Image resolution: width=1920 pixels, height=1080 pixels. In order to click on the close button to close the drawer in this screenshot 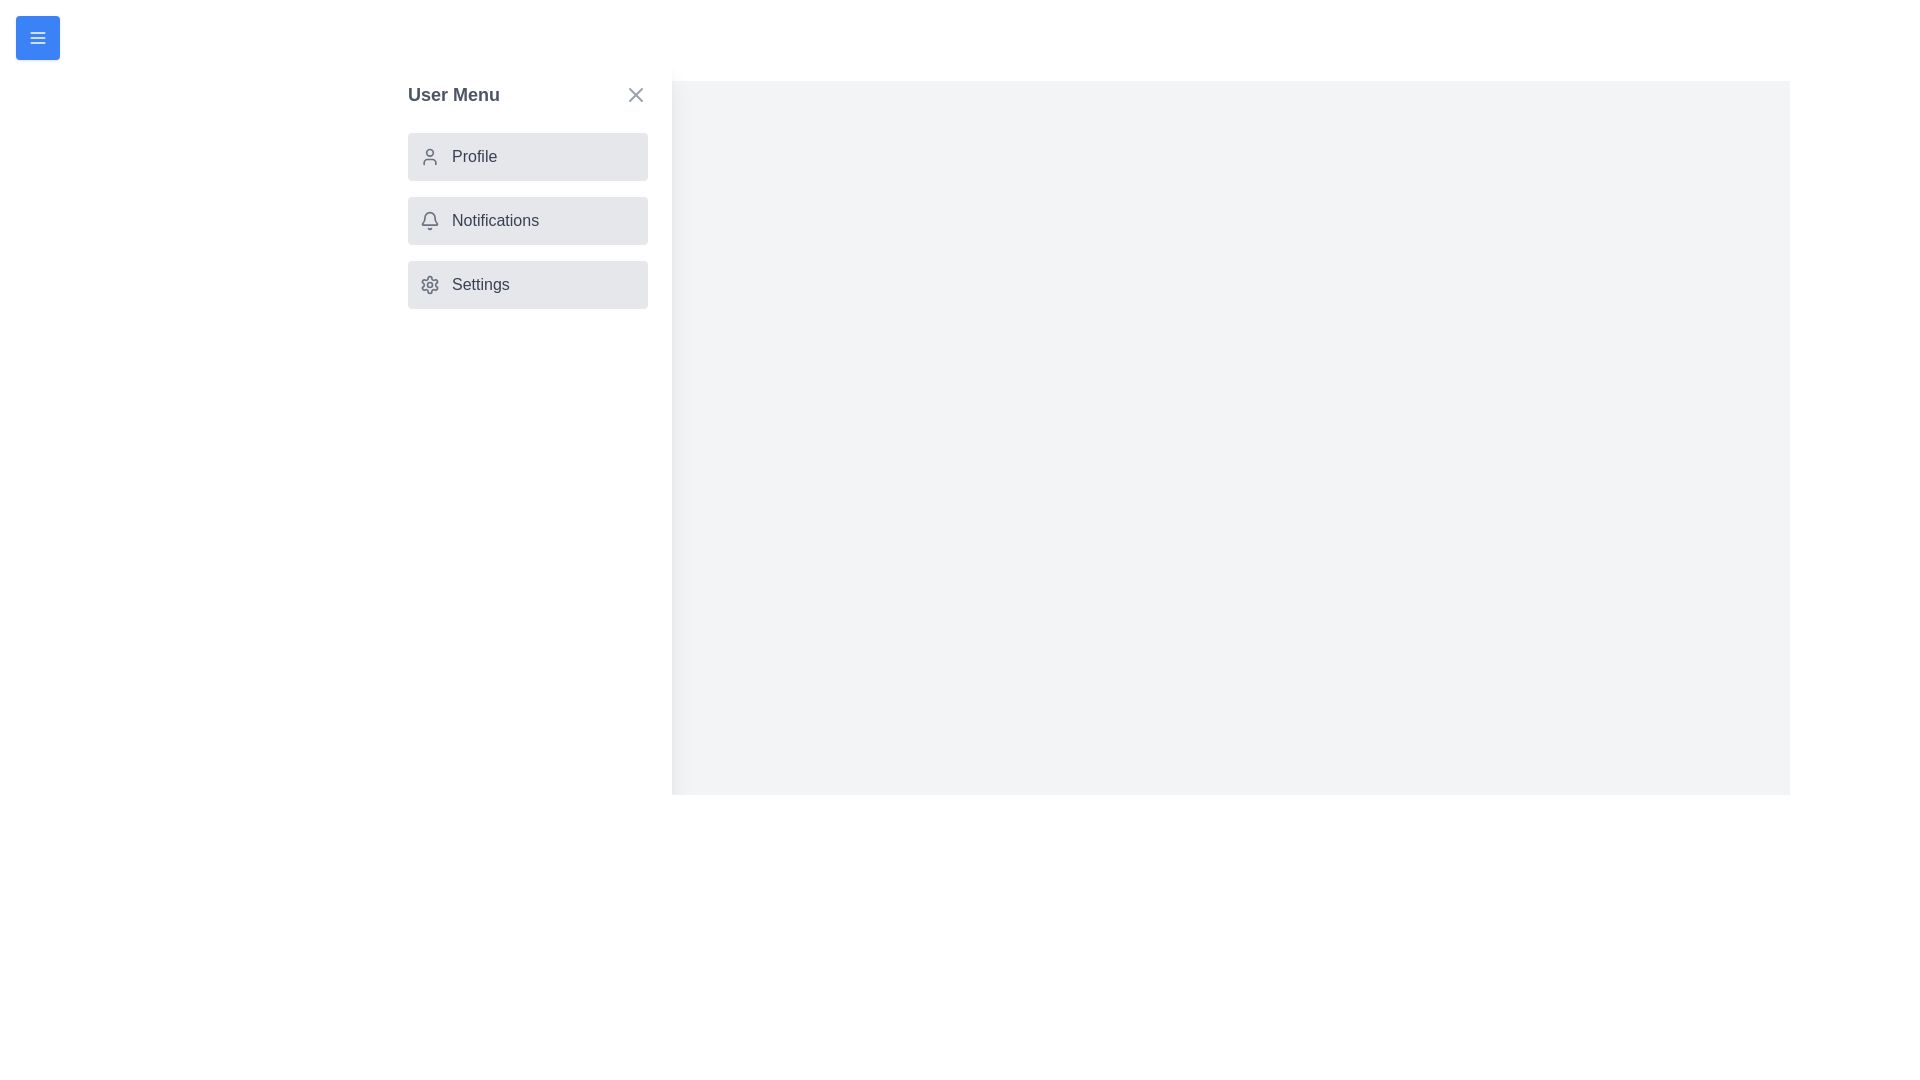, I will do `click(634, 95)`.